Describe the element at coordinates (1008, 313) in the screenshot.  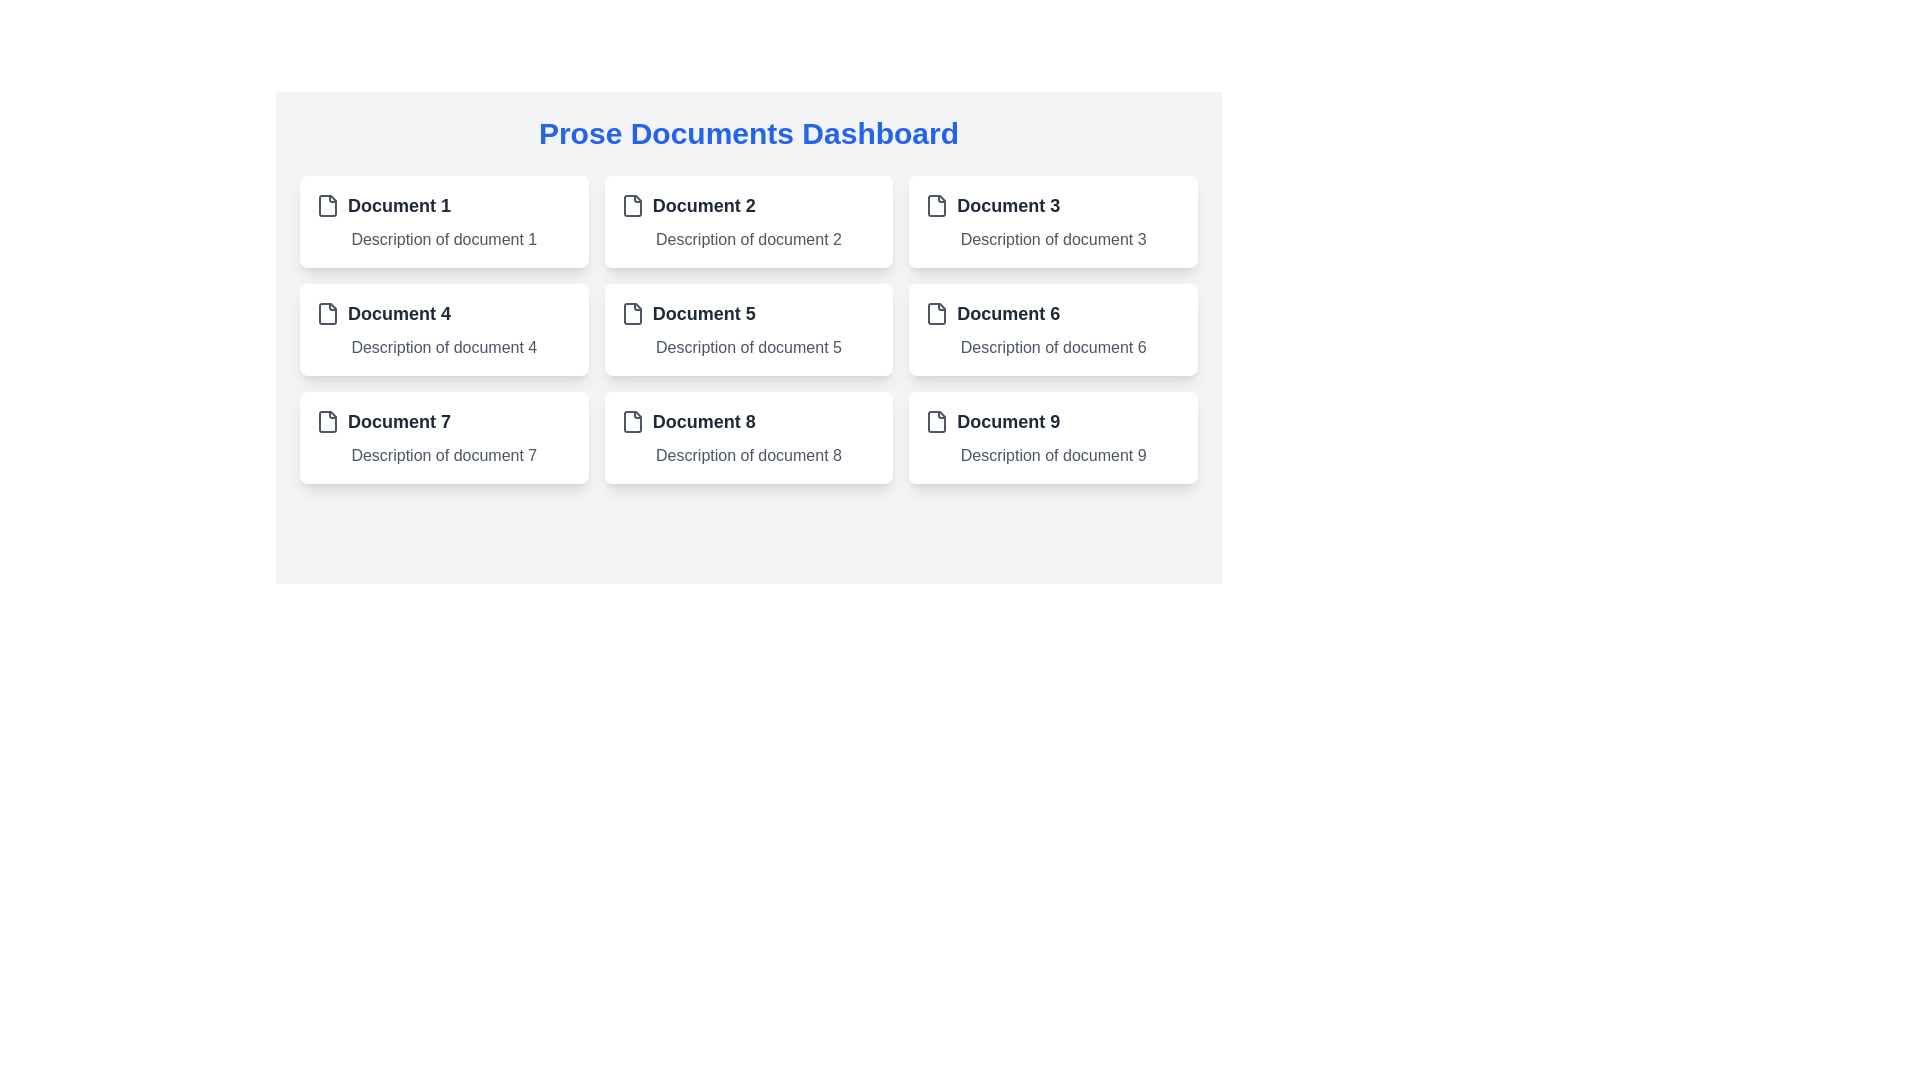
I see `the label that provides the title of the associated document in the sixth card of a grid layout` at that location.